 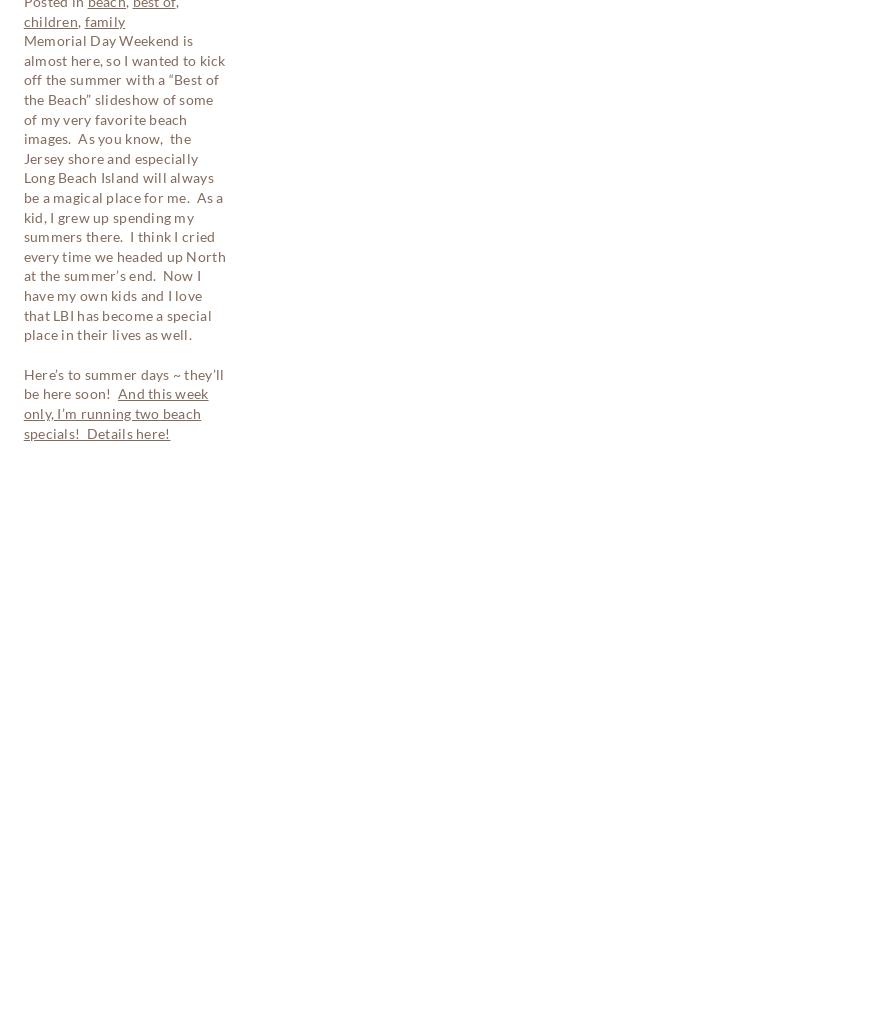 I want to click on 'Warm up to this special offer!', so click(x=109, y=731).